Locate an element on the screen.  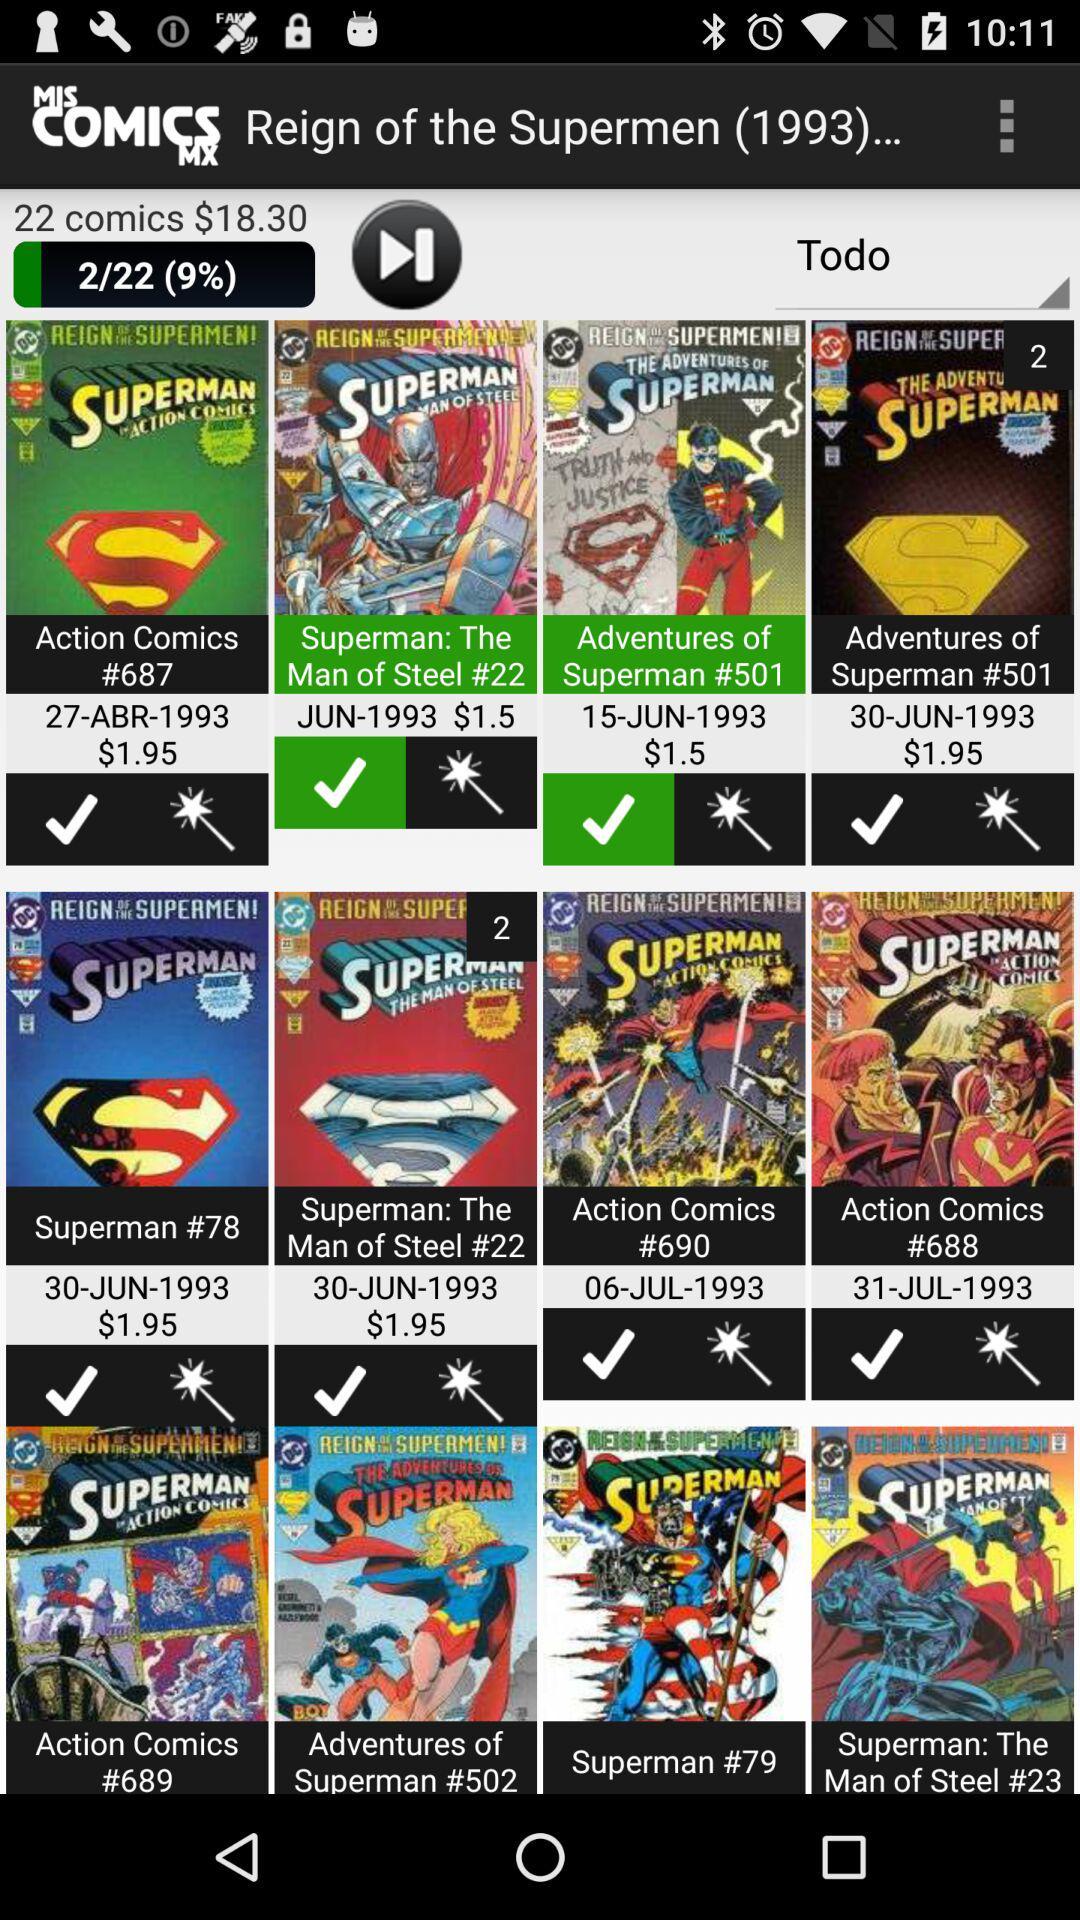
options is located at coordinates (1008, 819).